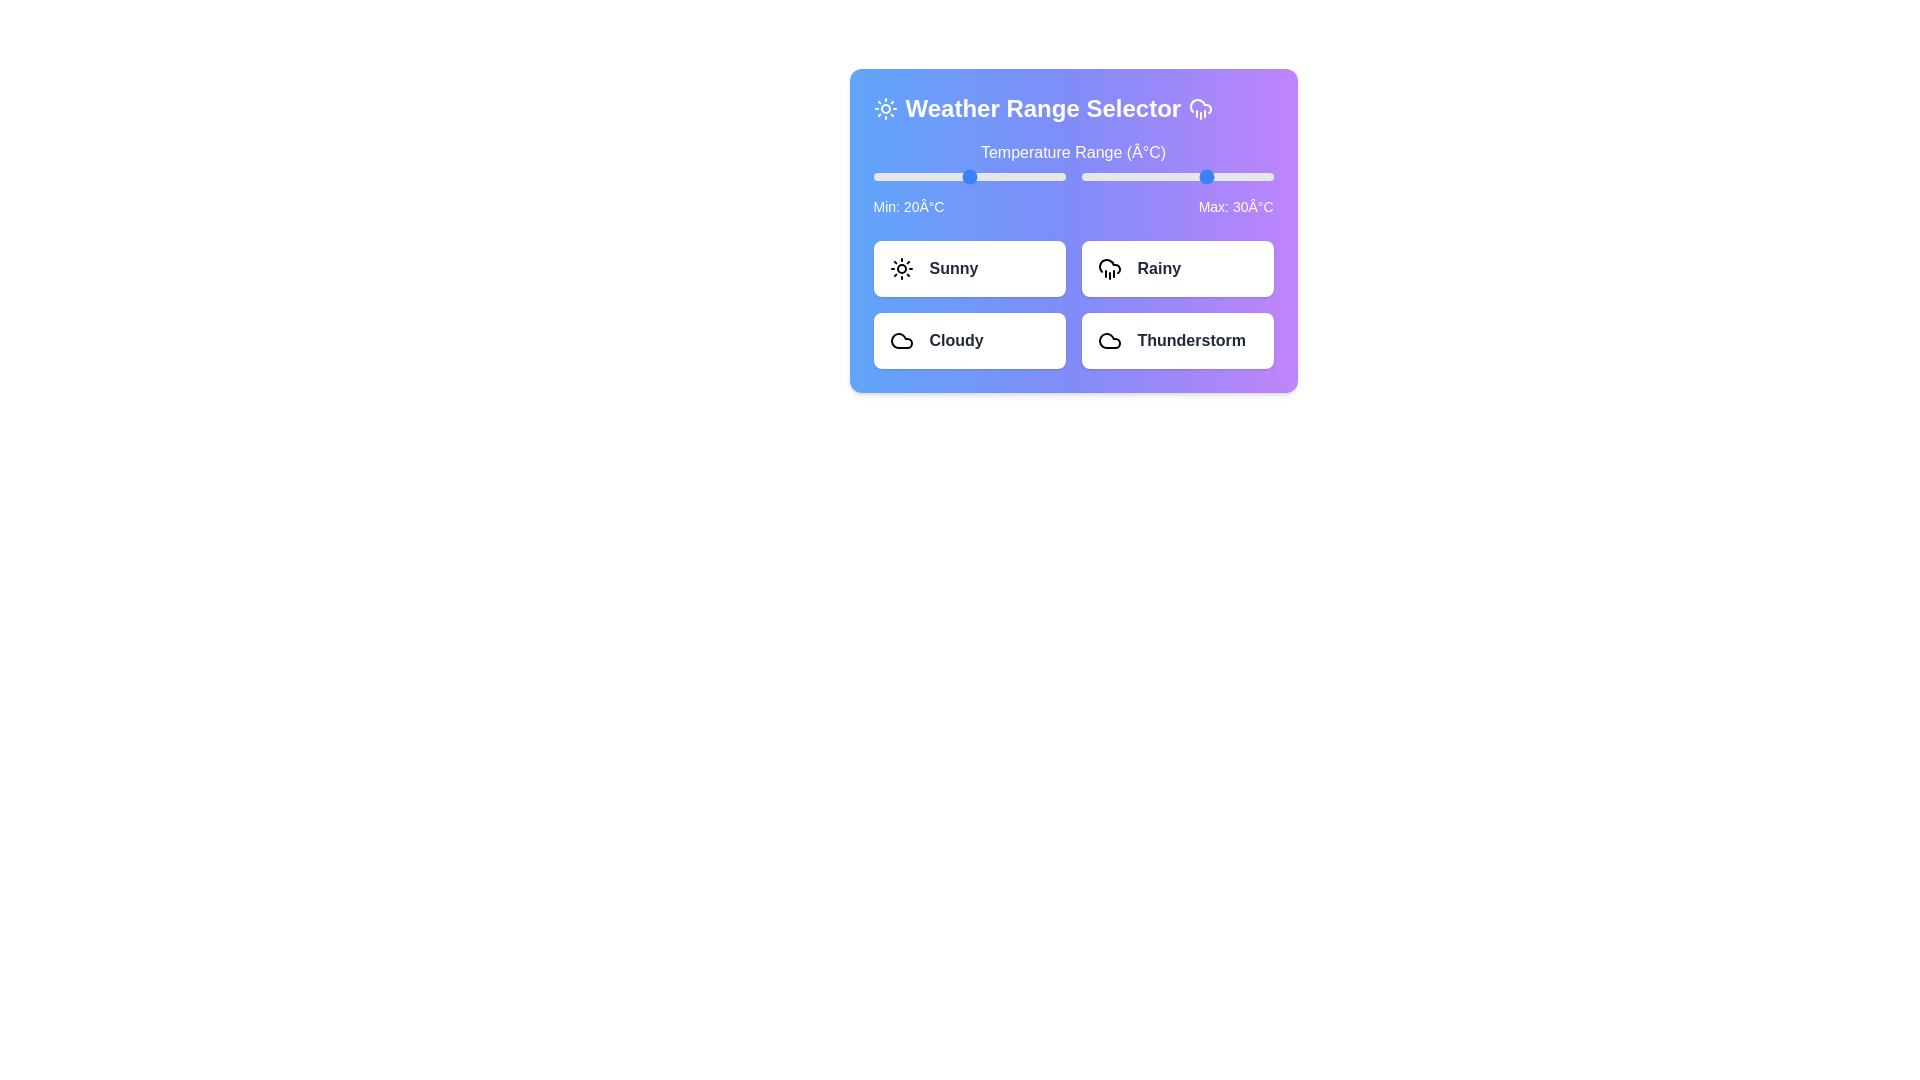 The height and width of the screenshot is (1080, 1920). I want to click on the maximum temperature slider to 41°C, so click(1243, 176).